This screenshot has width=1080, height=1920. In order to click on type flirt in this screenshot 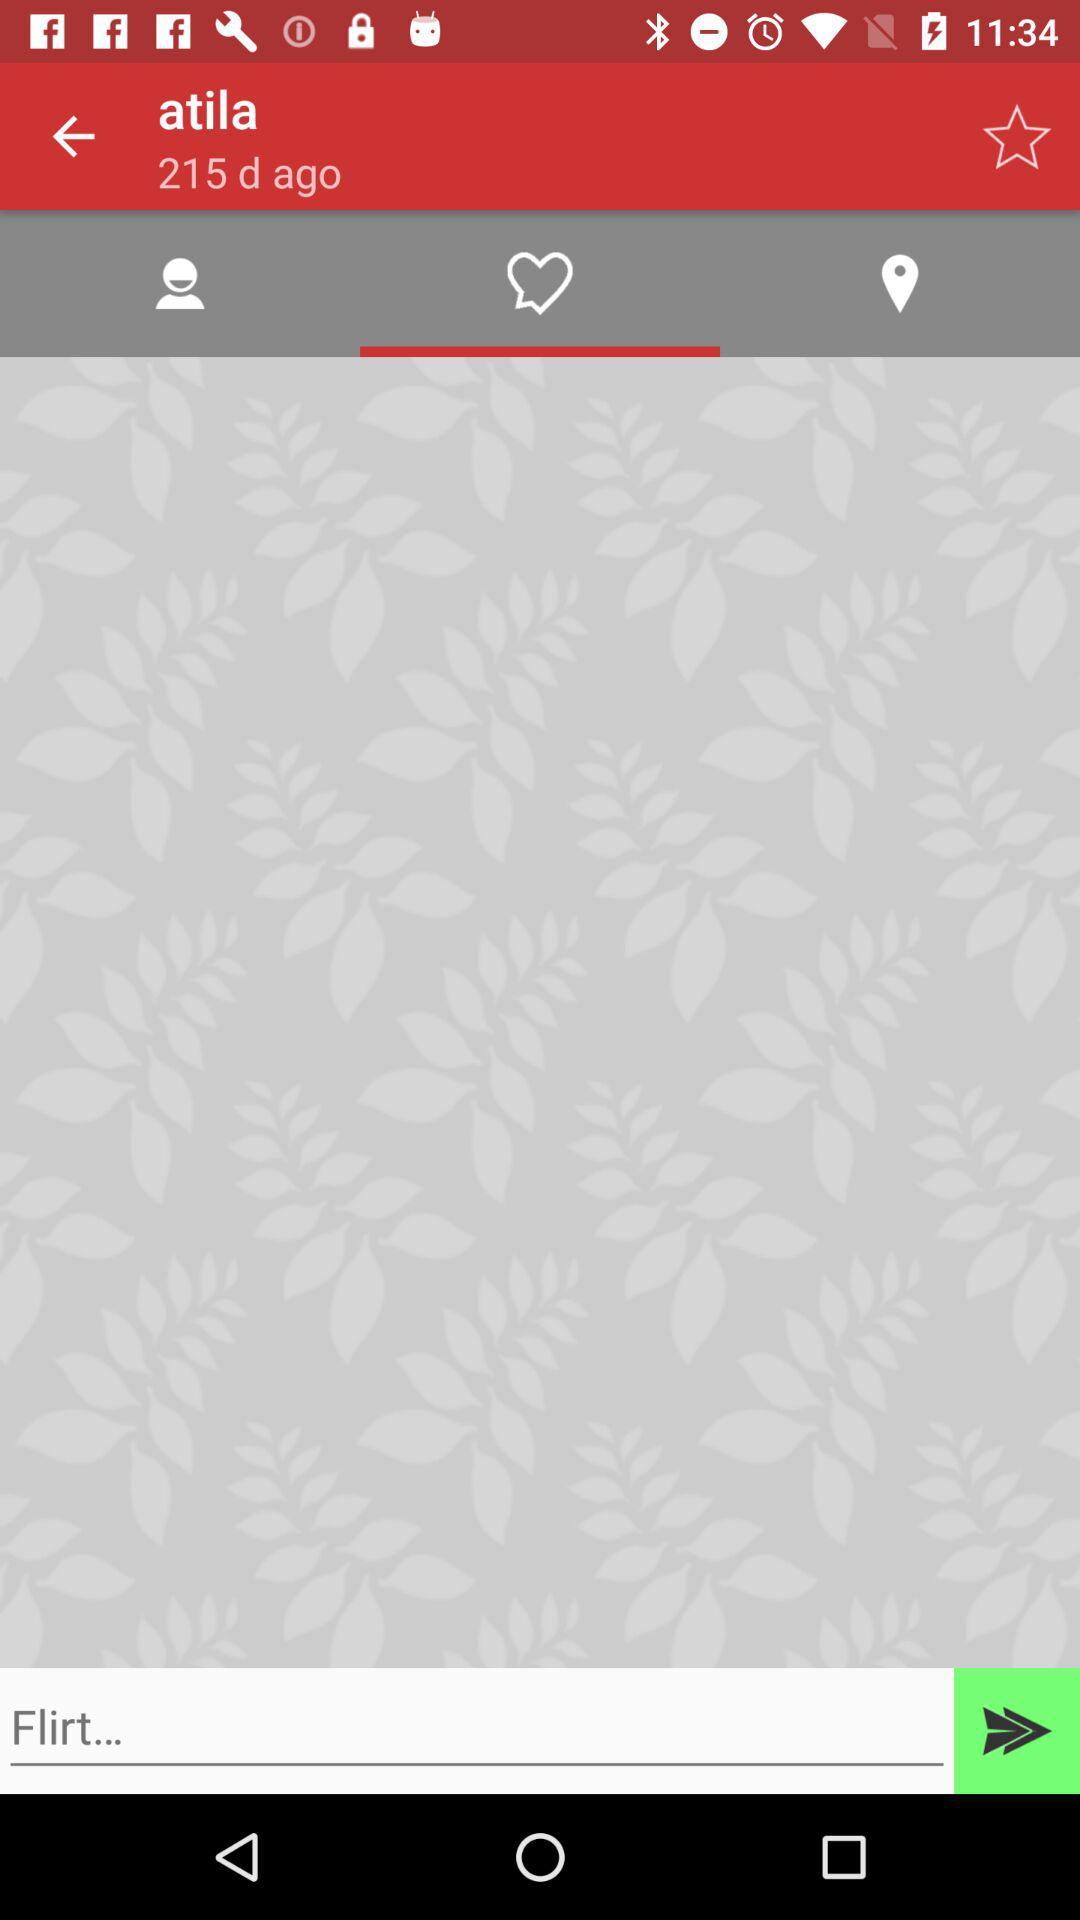, I will do `click(477, 1726)`.